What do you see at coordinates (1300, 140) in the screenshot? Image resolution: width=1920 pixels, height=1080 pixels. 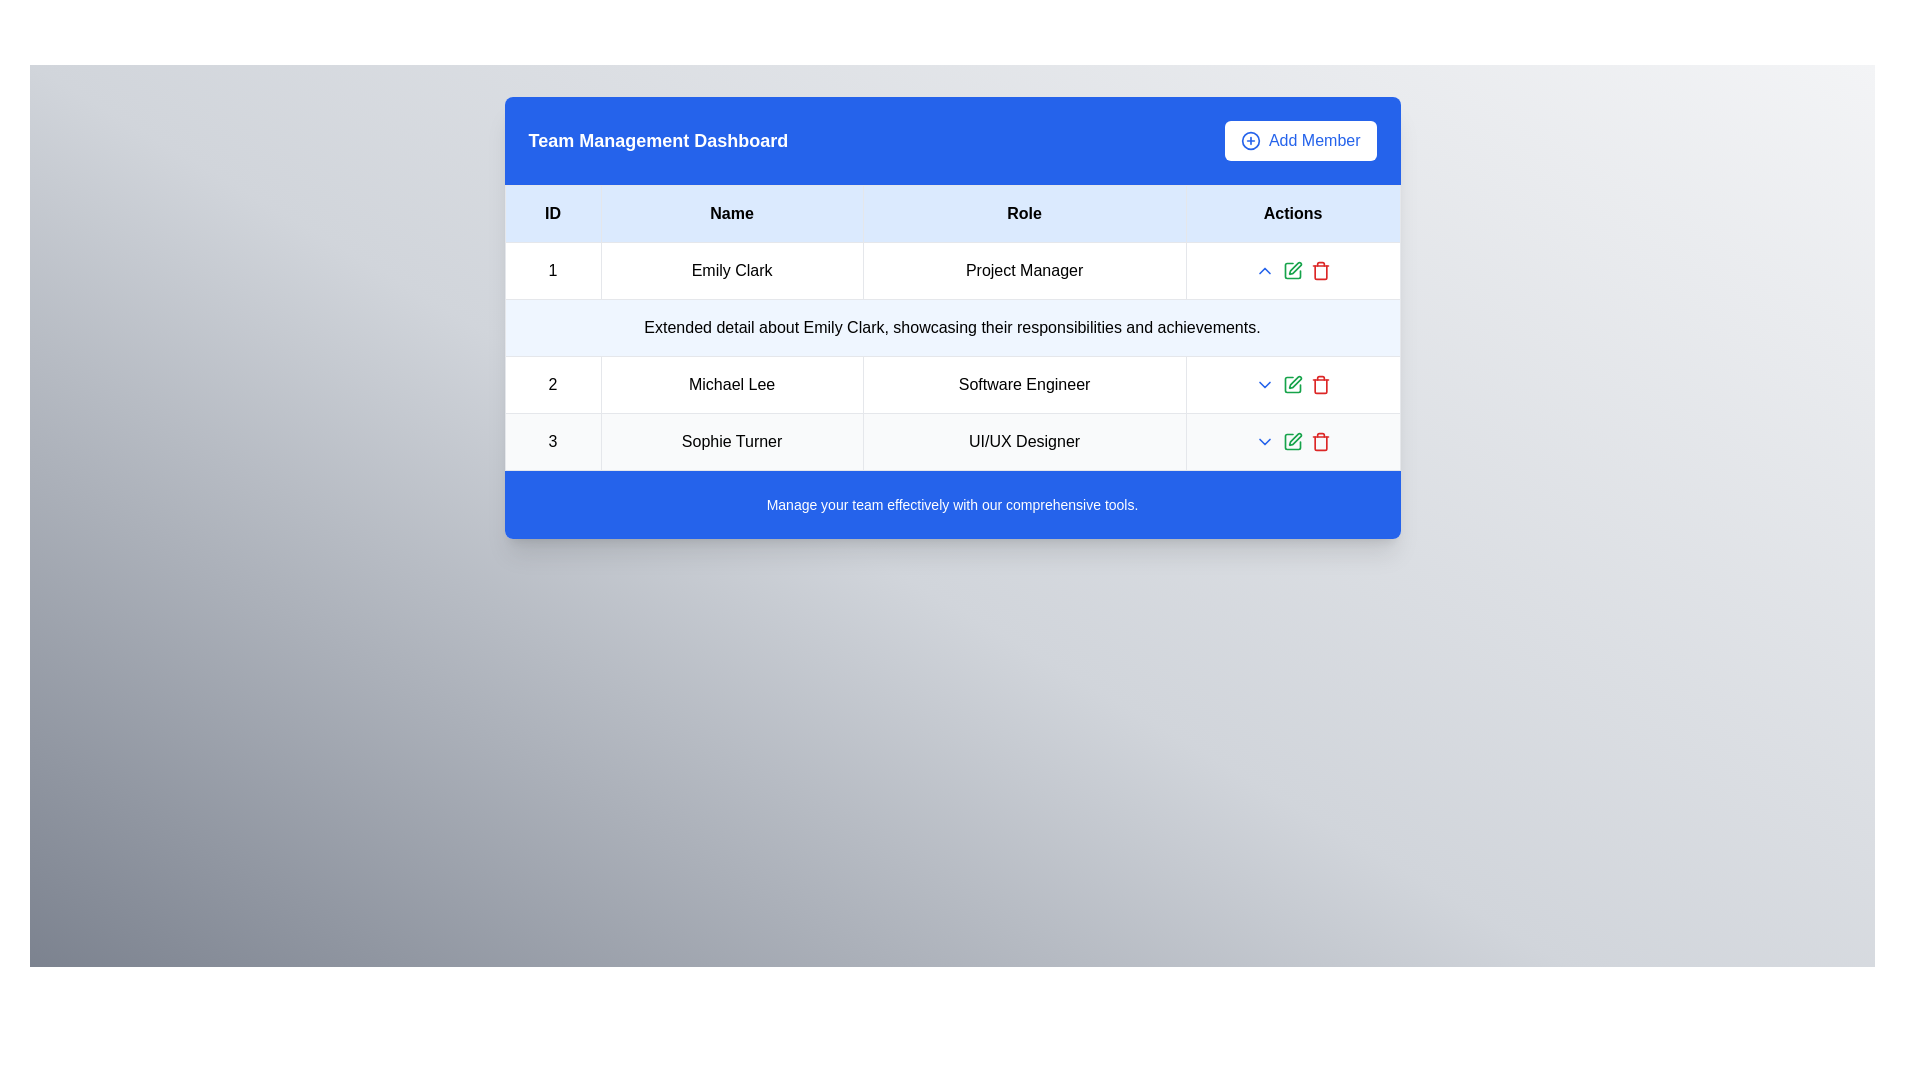 I see `the 'Add Member' button located on the top-right corner of the blue header bar, which features a white background, blue text, and a plus sign icon` at bounding box center [1300, 140].